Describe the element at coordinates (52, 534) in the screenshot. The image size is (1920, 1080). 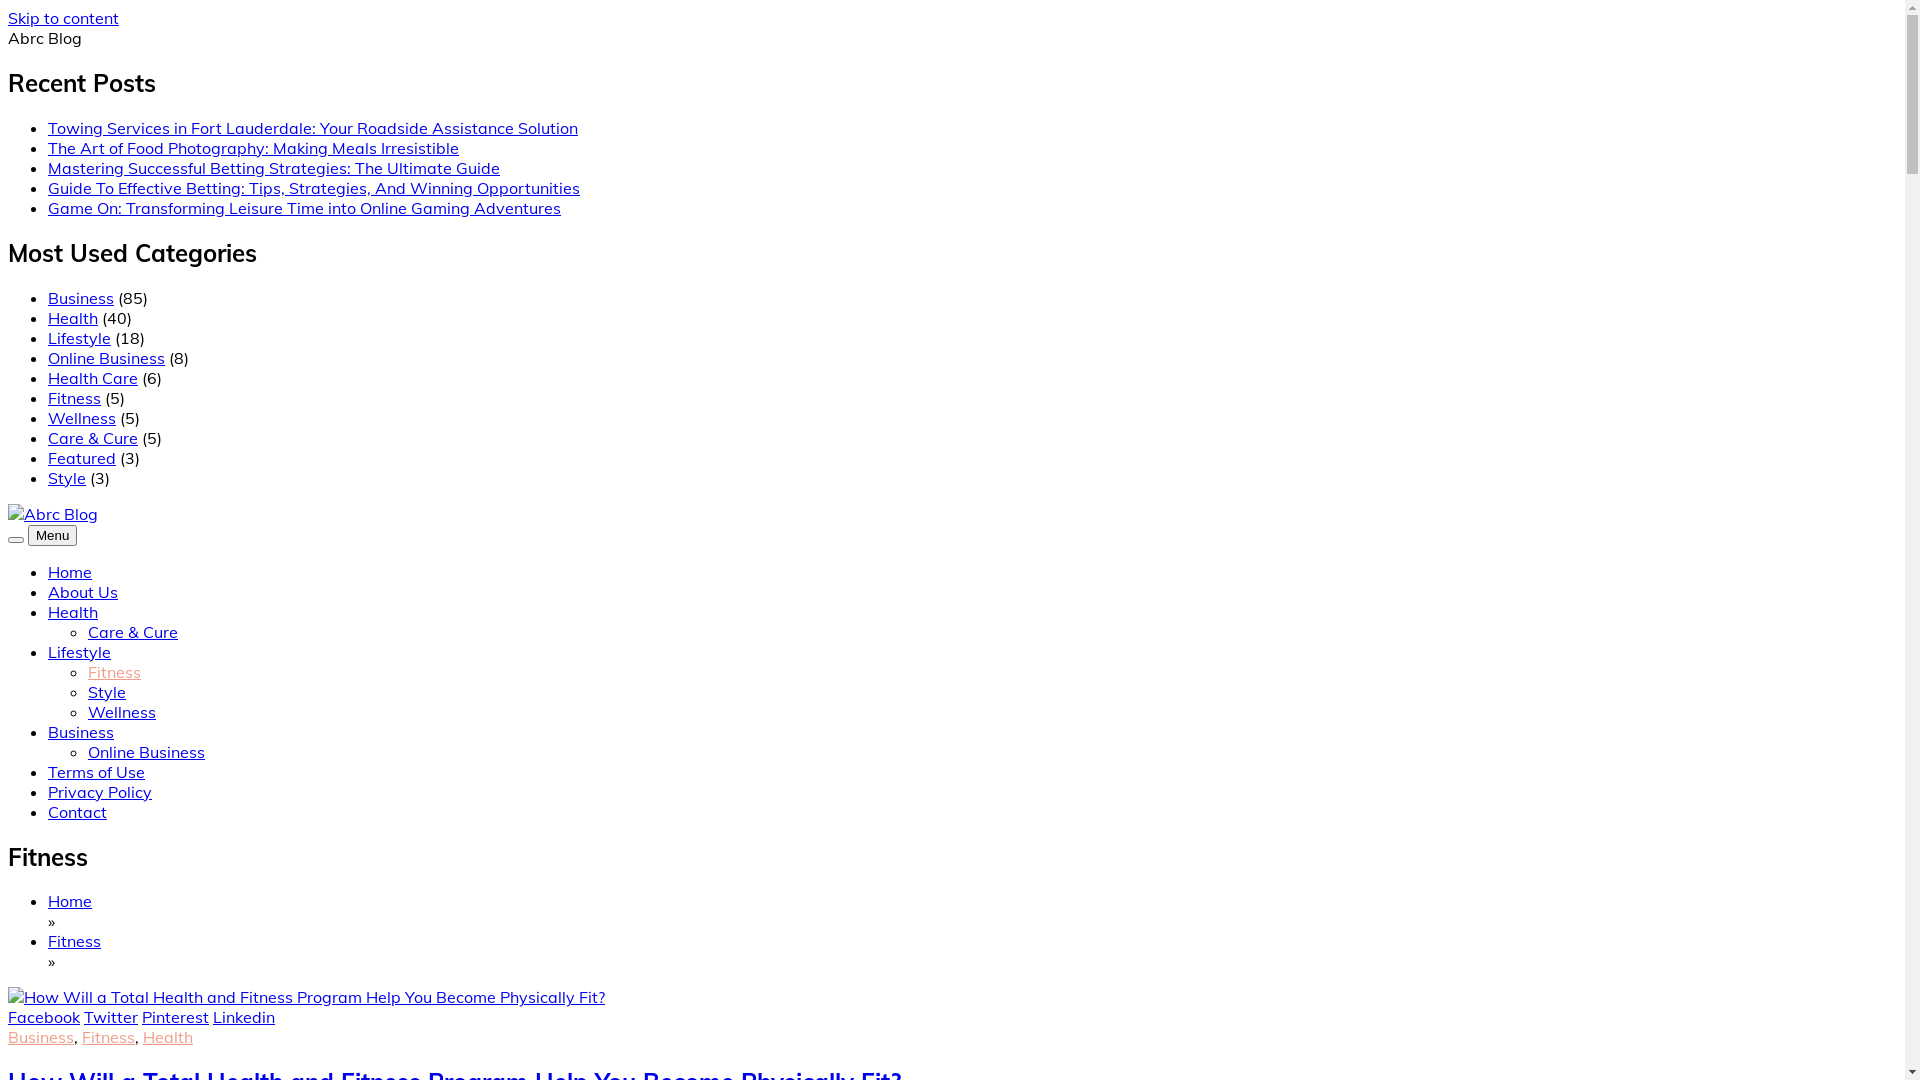
I see `'Menu'` at that location.